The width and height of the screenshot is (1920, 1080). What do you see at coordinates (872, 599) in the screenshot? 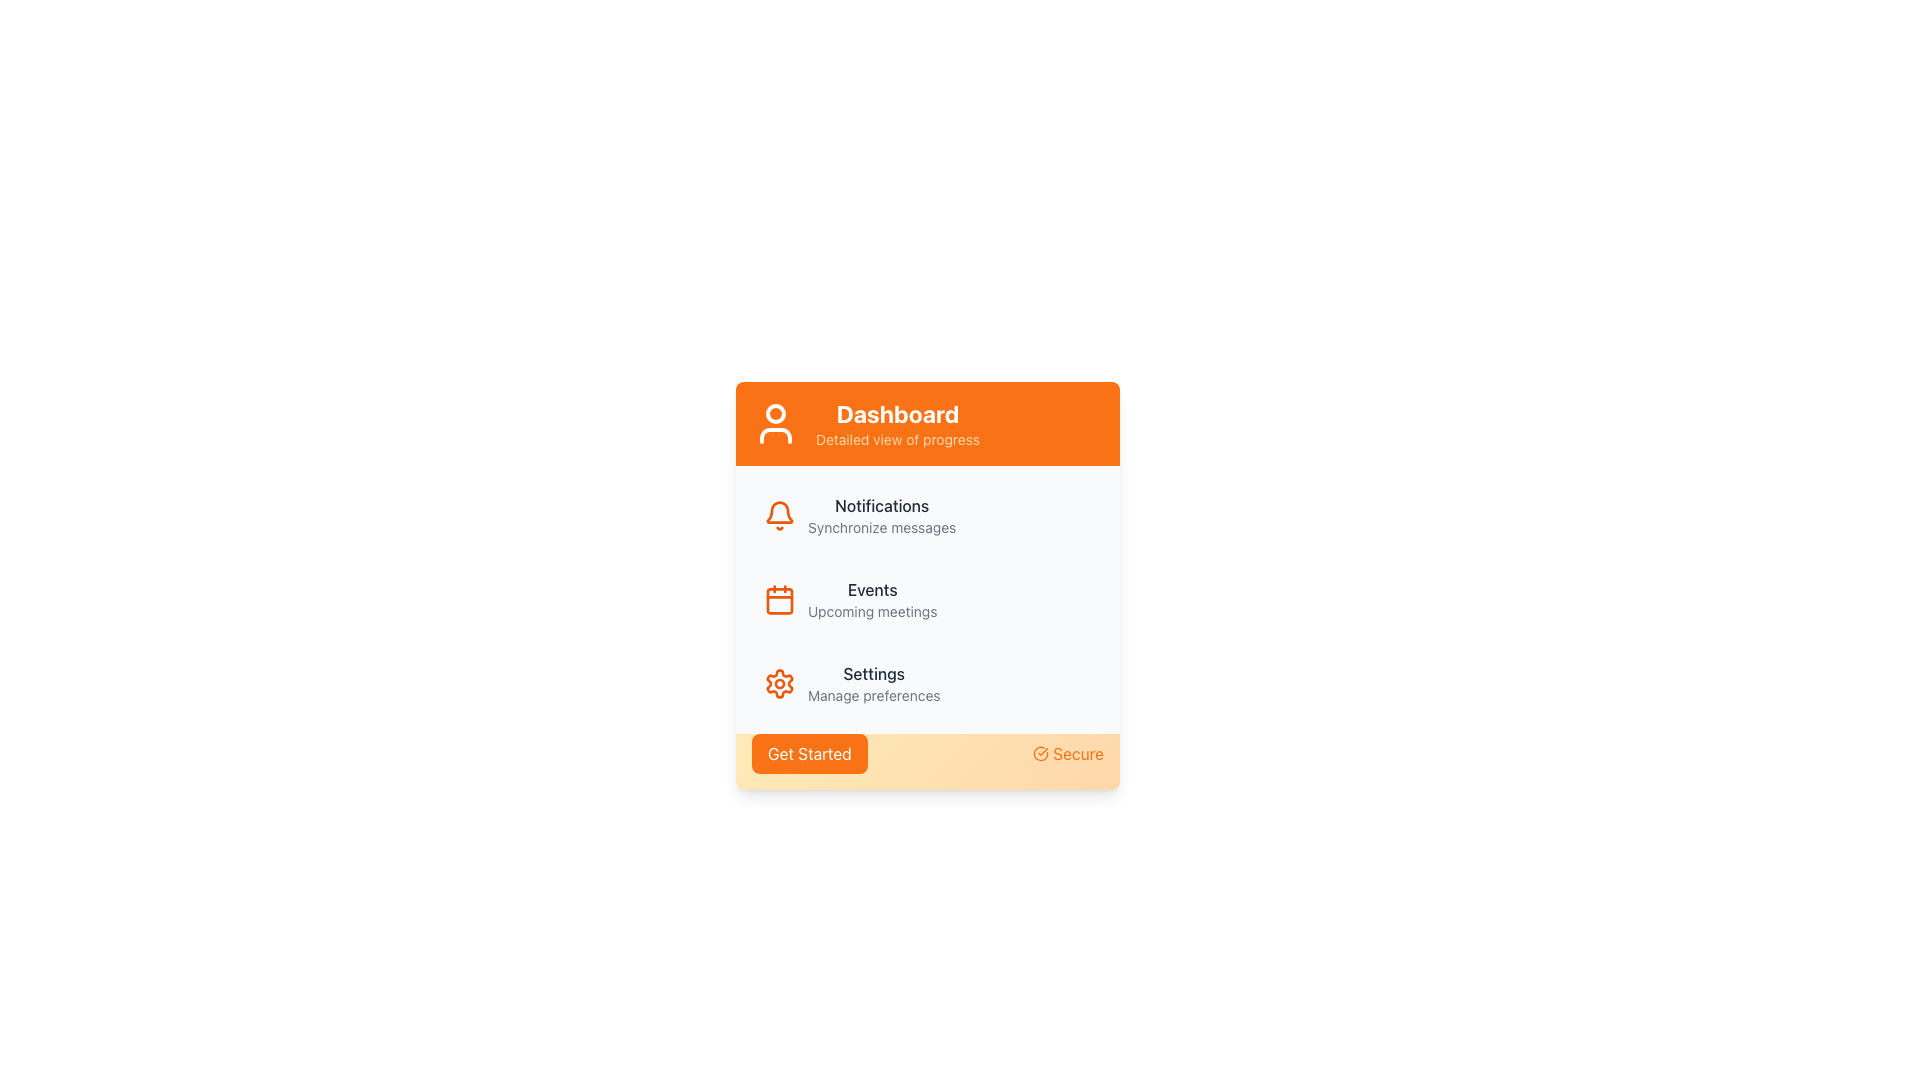
I see `text label element titled 'Events' that includes the subtitle 'Upcoming meetings', located in the middle section of the card-like interface` at bounding box center [872, 599].